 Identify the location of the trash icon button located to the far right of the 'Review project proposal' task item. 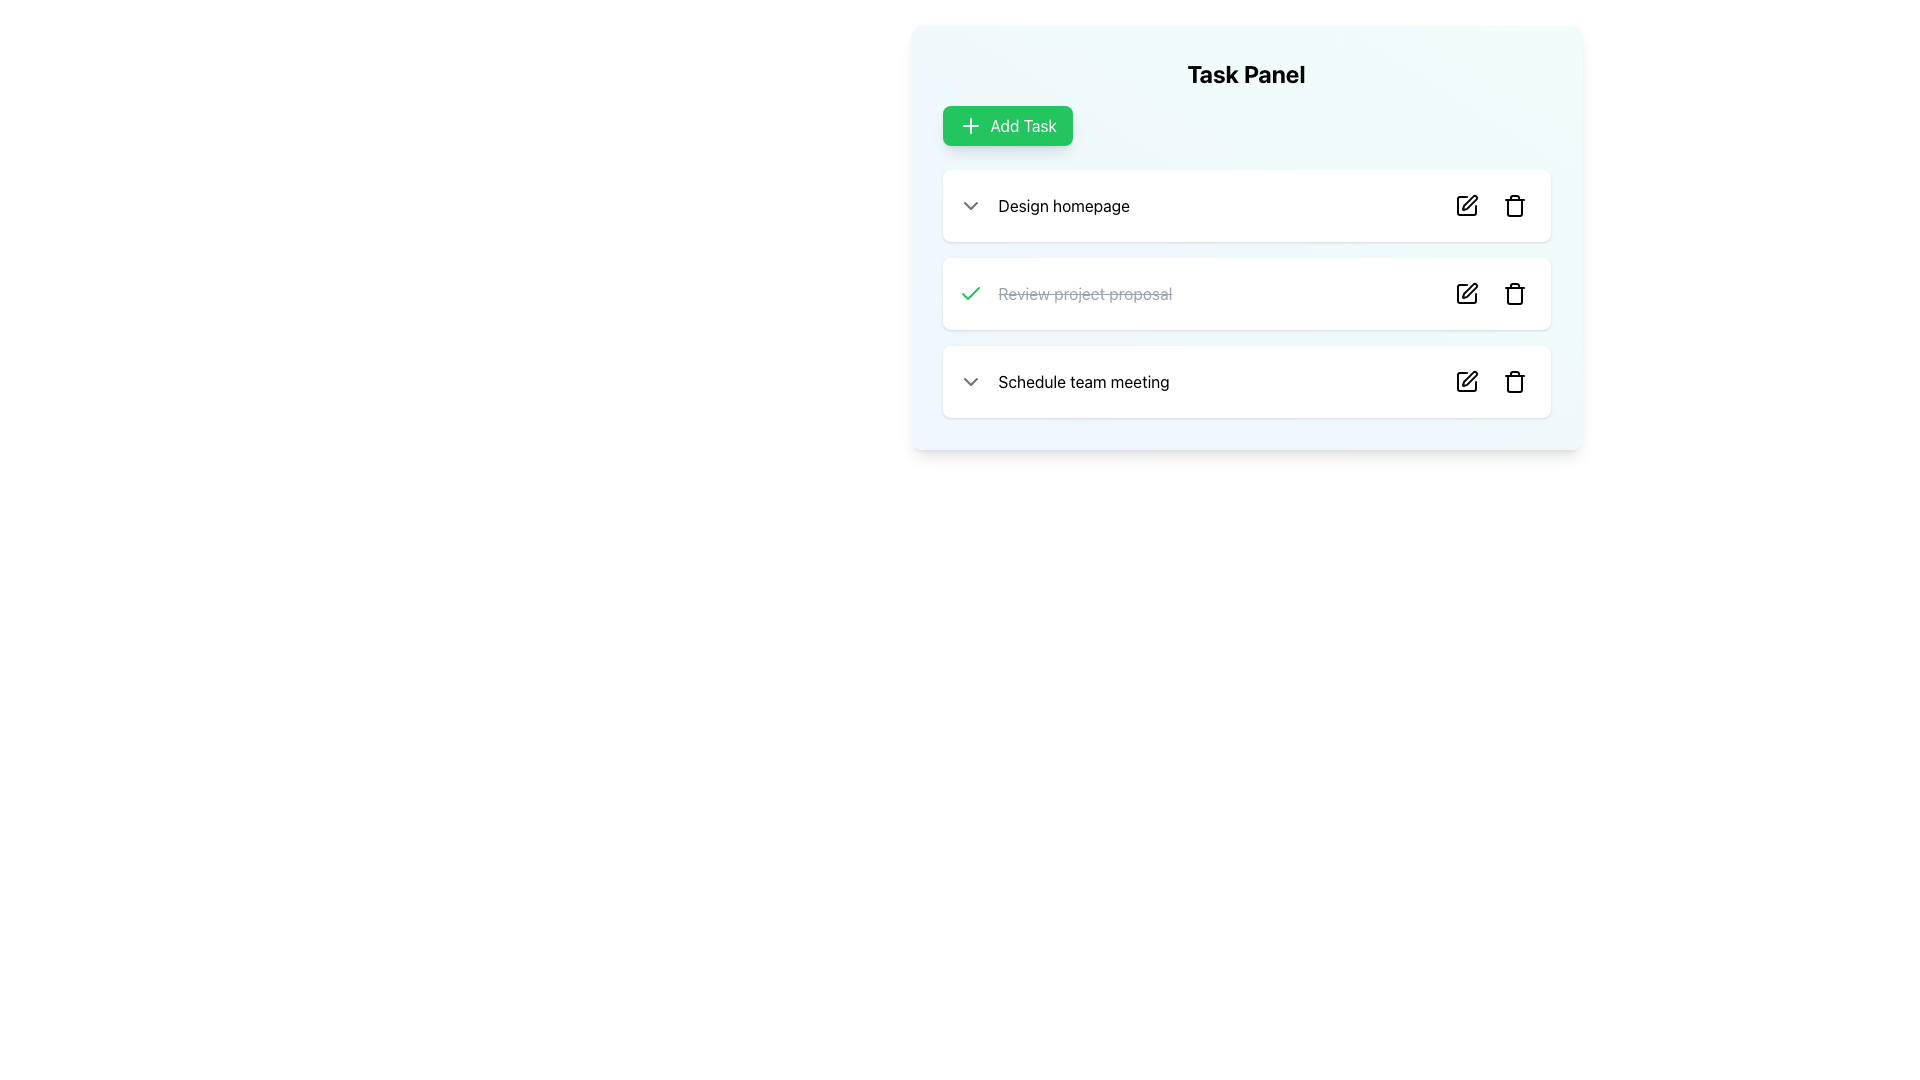
(1514, 293).